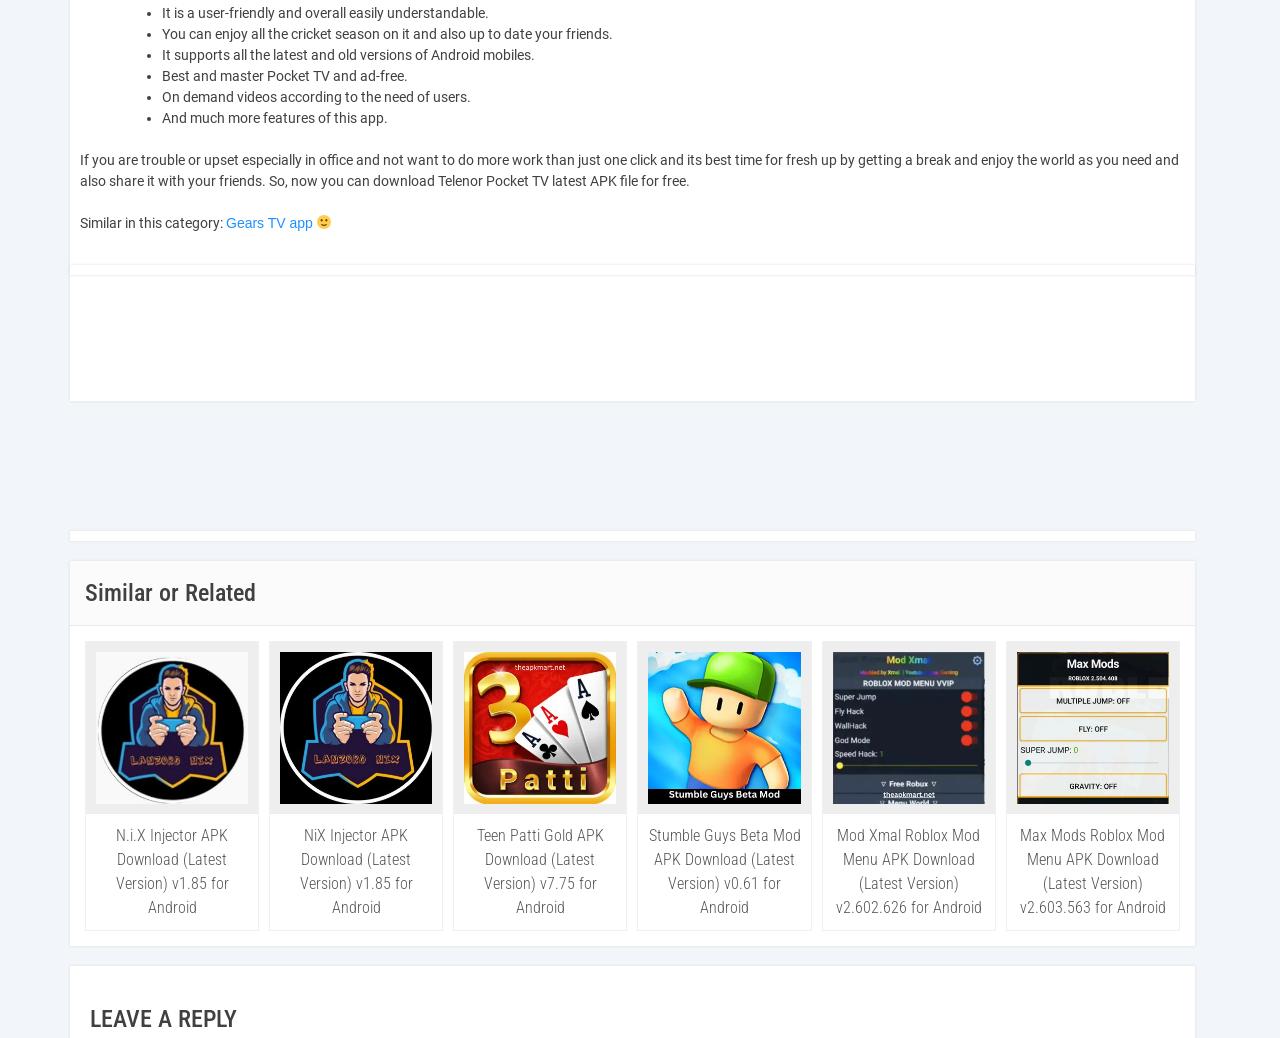 The image size is (1280, 1038). Describe the element at coordinates (907, 871) in the screenshot. I see `'Mod Xmal Roblox Mod Menu APK Download (Latest Version) v2.602.626 for Android'` at that location.